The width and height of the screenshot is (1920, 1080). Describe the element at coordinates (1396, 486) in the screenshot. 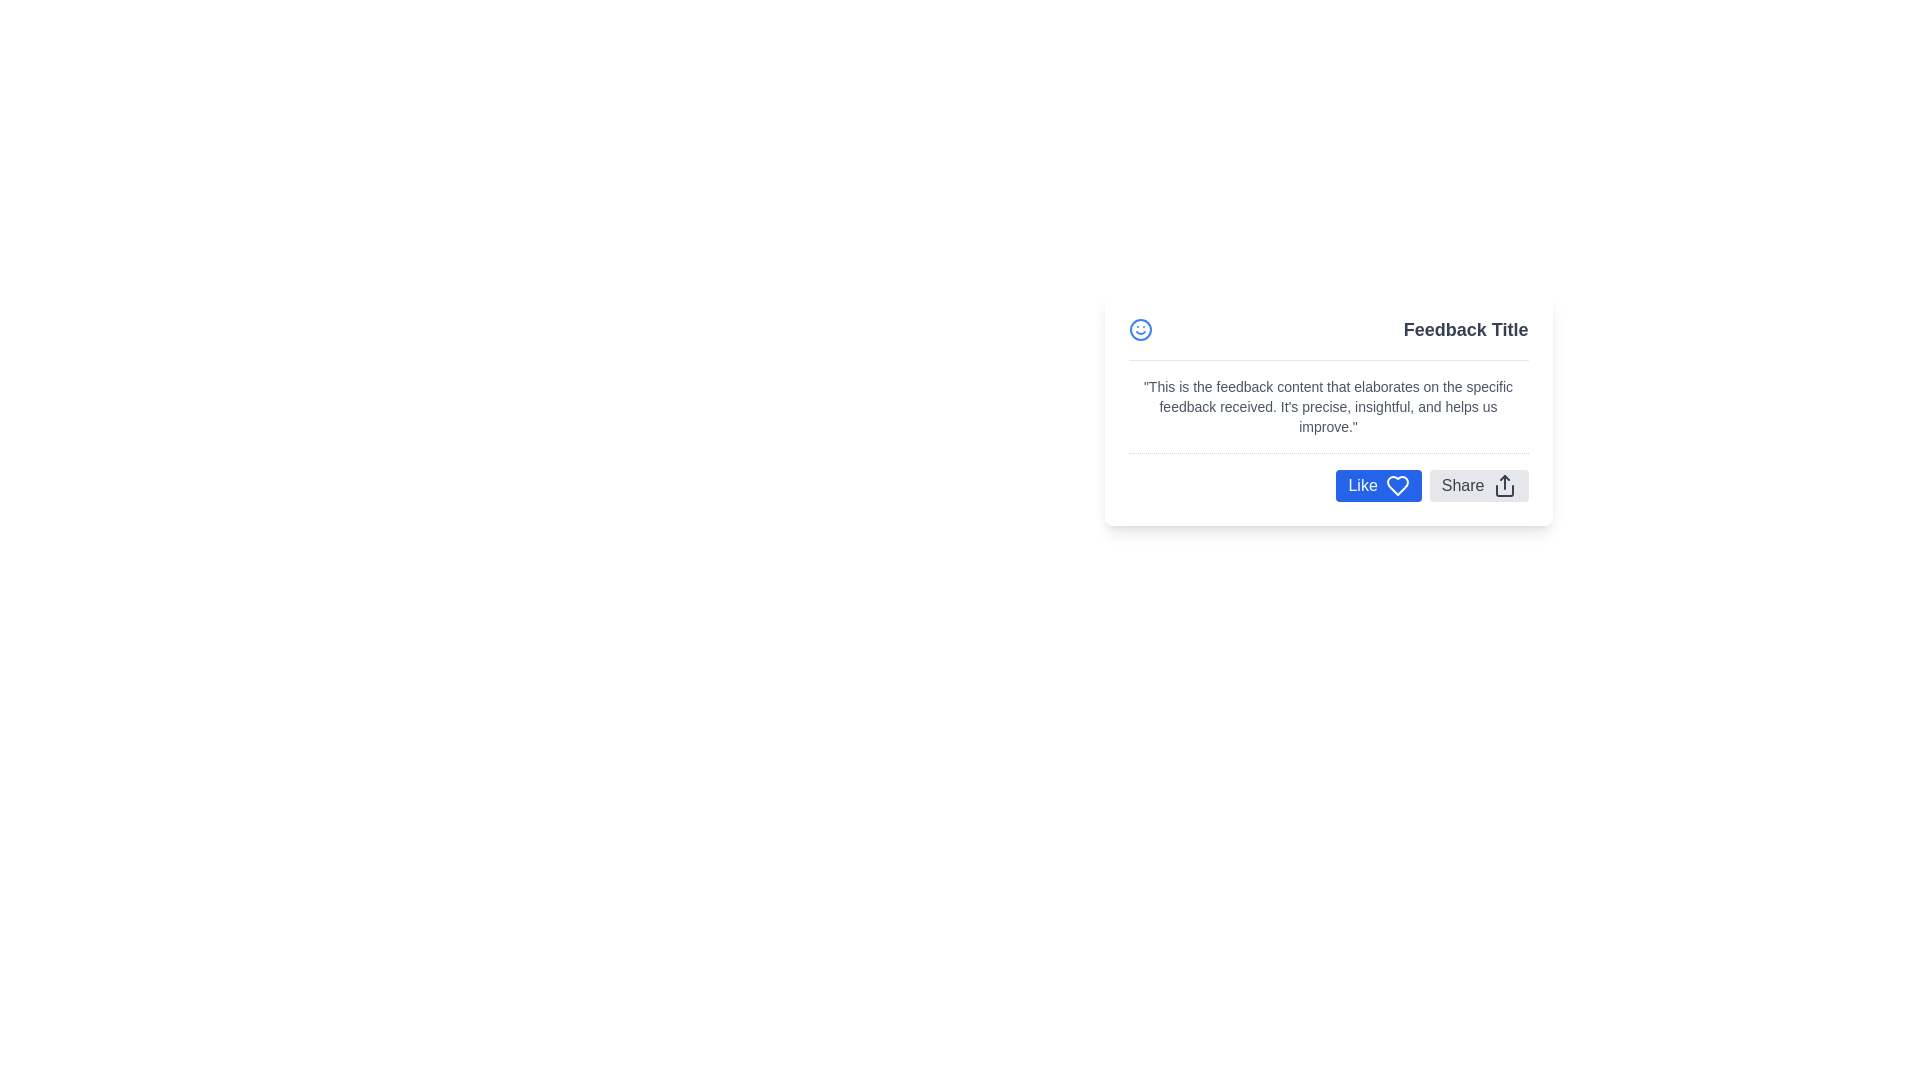

I see `the 'like' icon located within the 'Like' button at the bottom-right of the feedback card` at that location.